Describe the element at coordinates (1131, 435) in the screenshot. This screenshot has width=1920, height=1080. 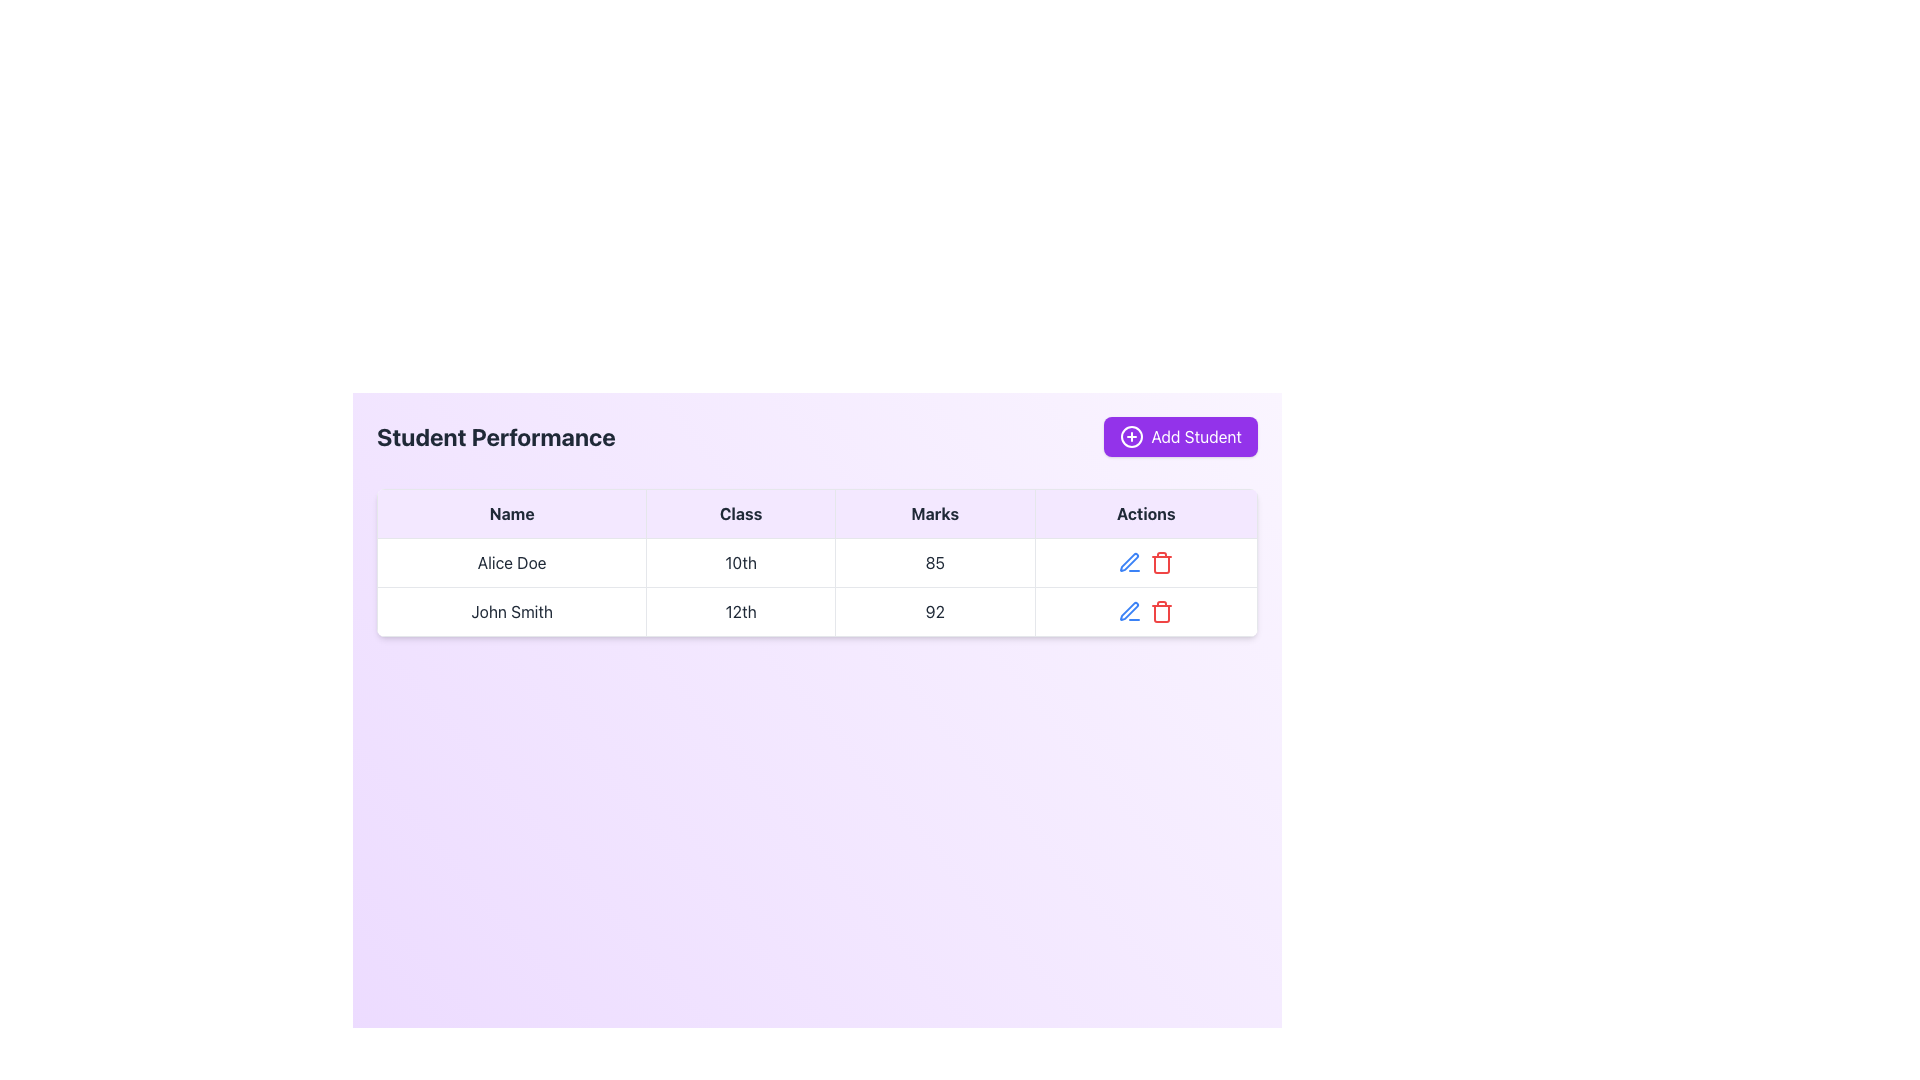
I see `the circular part of the circle-plus icon inside the 'Add Student' button located in the top-right corner of the interface` at that location.